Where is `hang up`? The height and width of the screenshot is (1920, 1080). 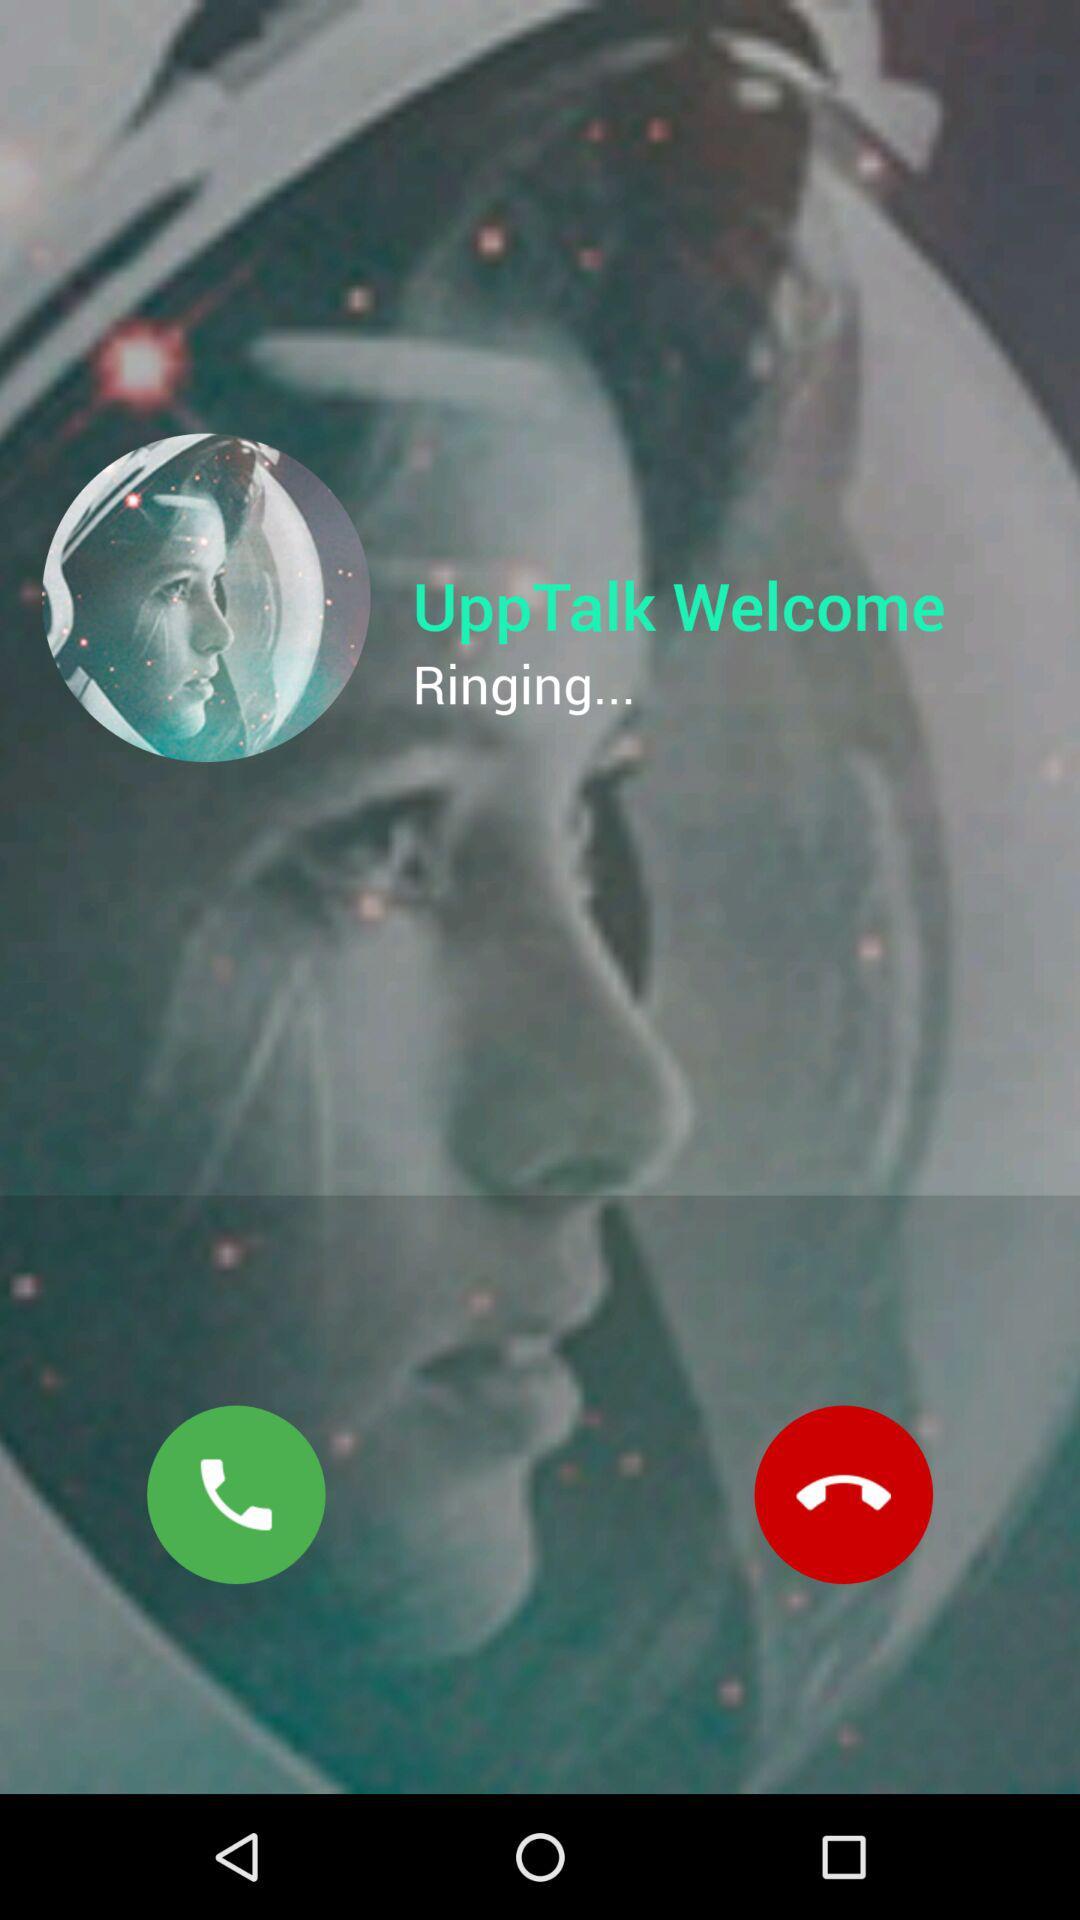
hang up is located at coordinates (843, 1494).